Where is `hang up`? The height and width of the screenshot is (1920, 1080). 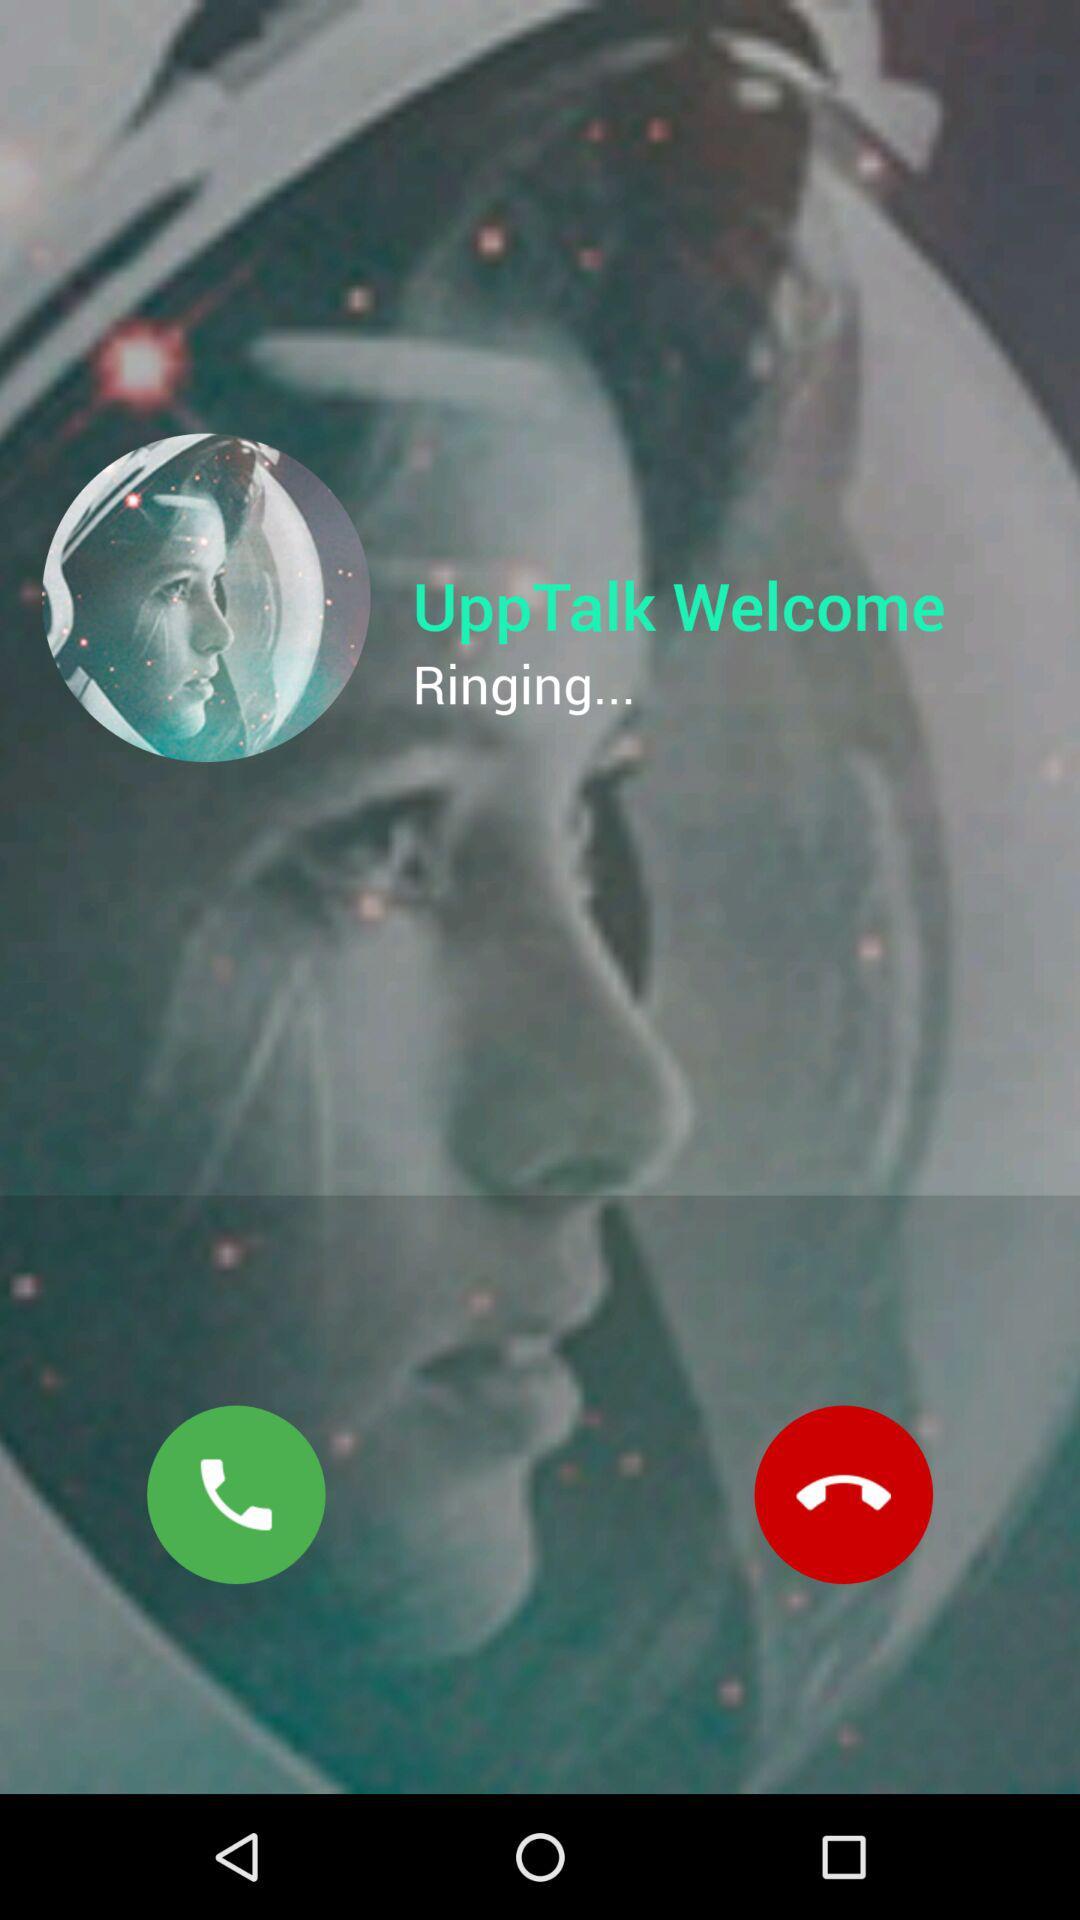
hang up is located at coordinates (843, 1494).